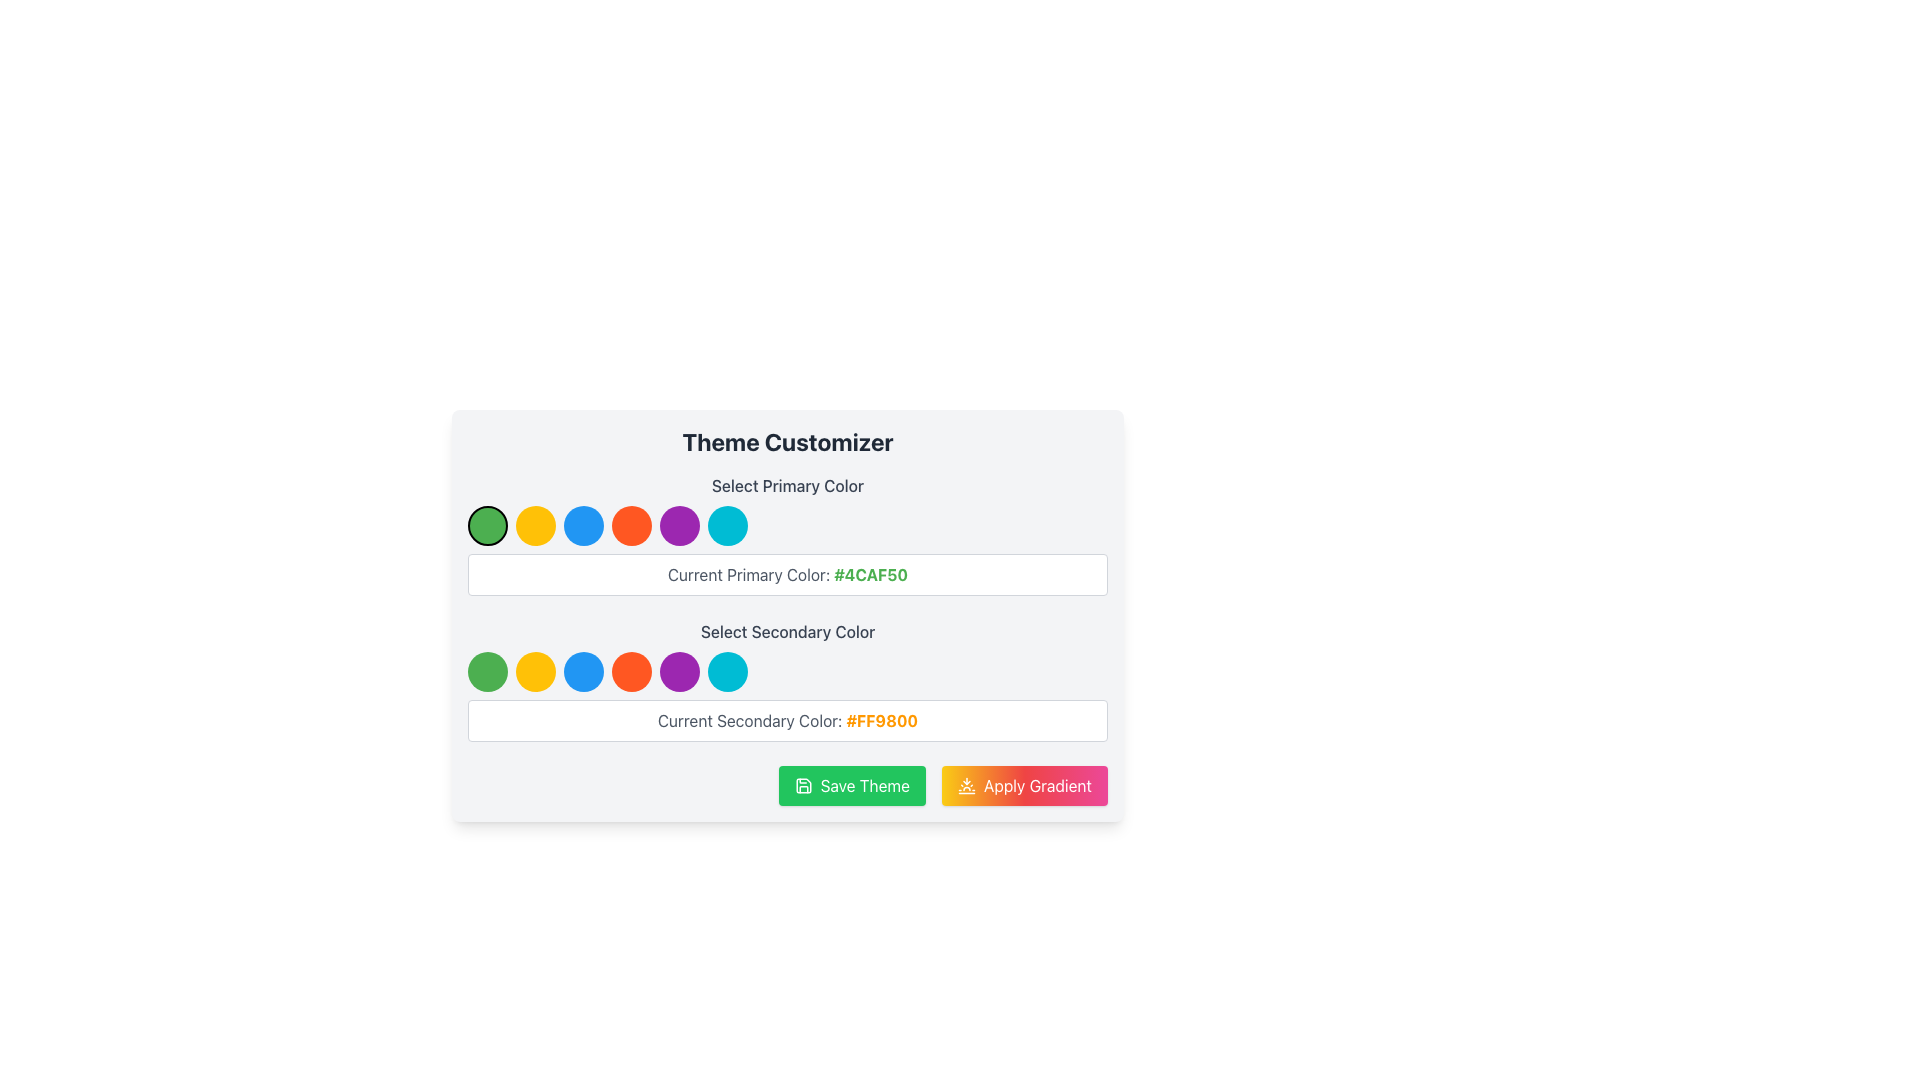  I want to click on the circular purple button in the 'Select Secondary Color' section, so click(680, 671).